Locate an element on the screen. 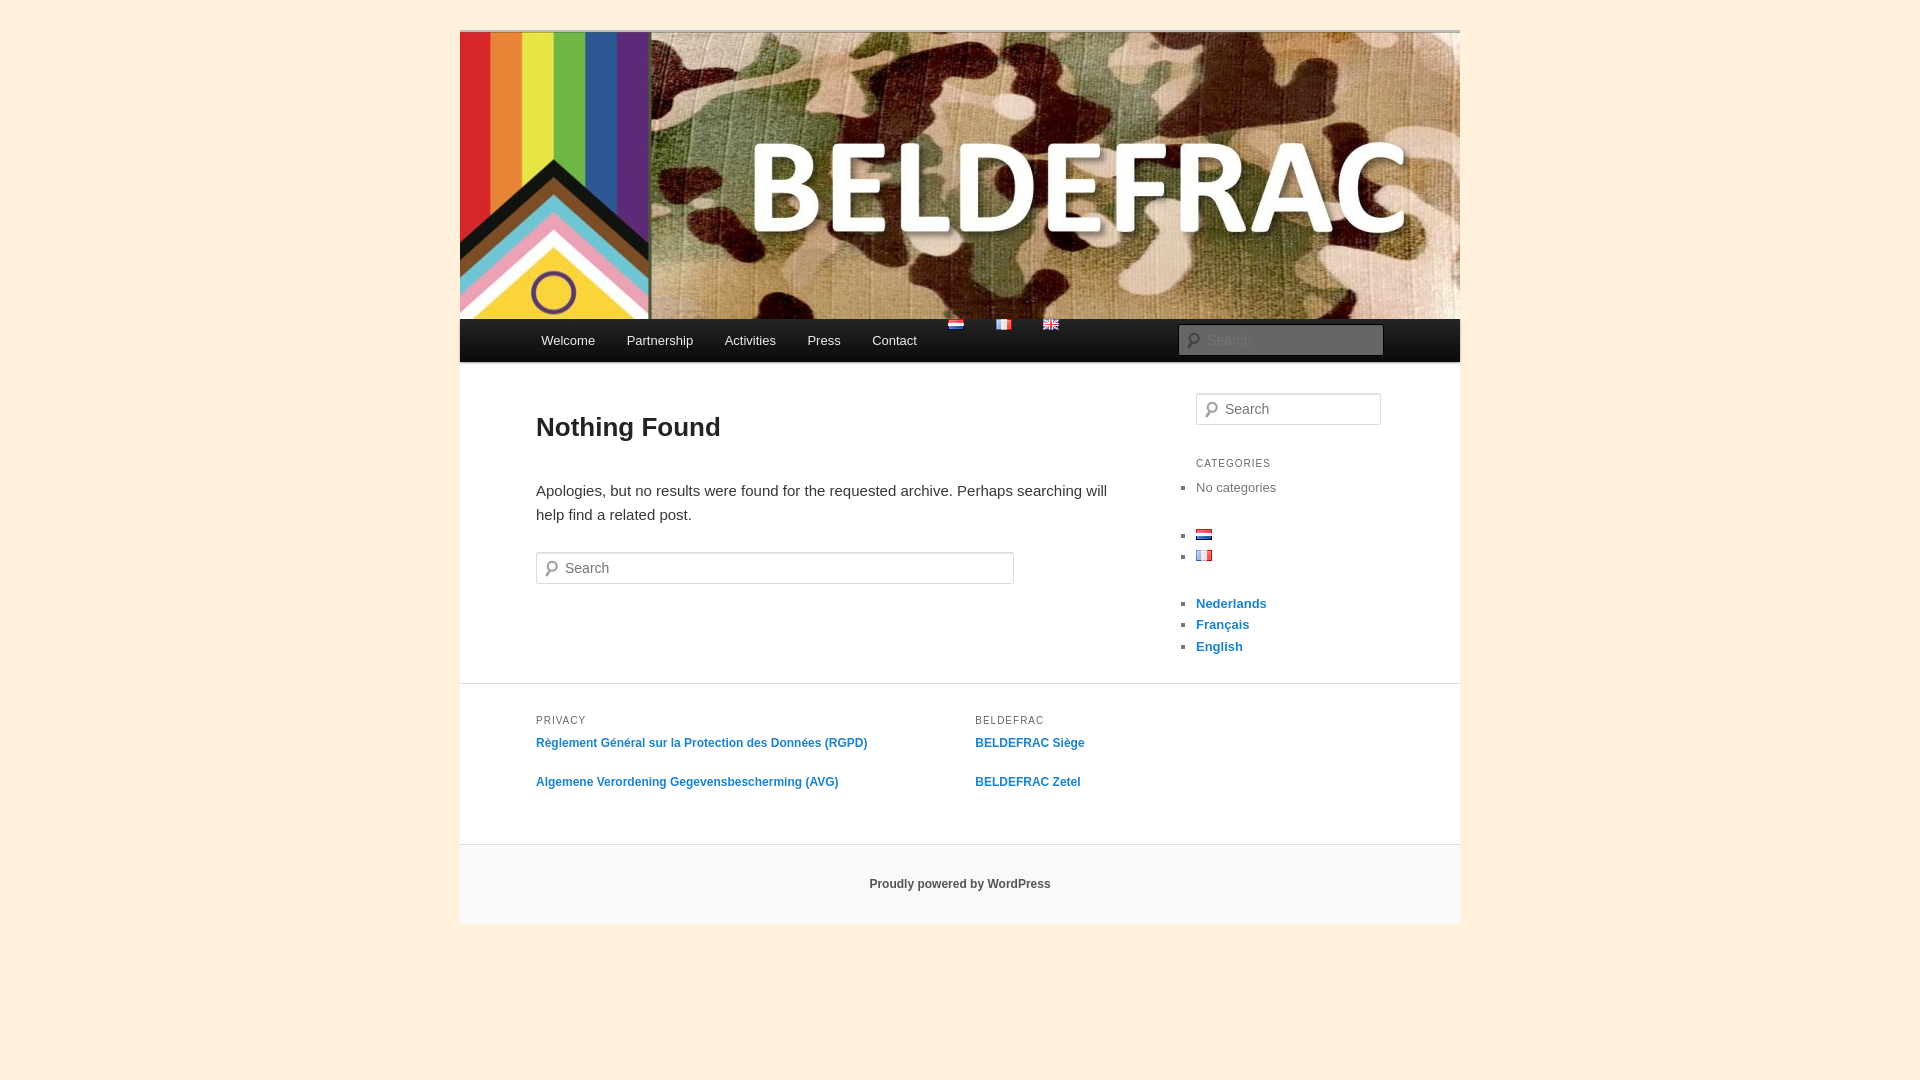  'Activities' is located at coordinates (749, 339).